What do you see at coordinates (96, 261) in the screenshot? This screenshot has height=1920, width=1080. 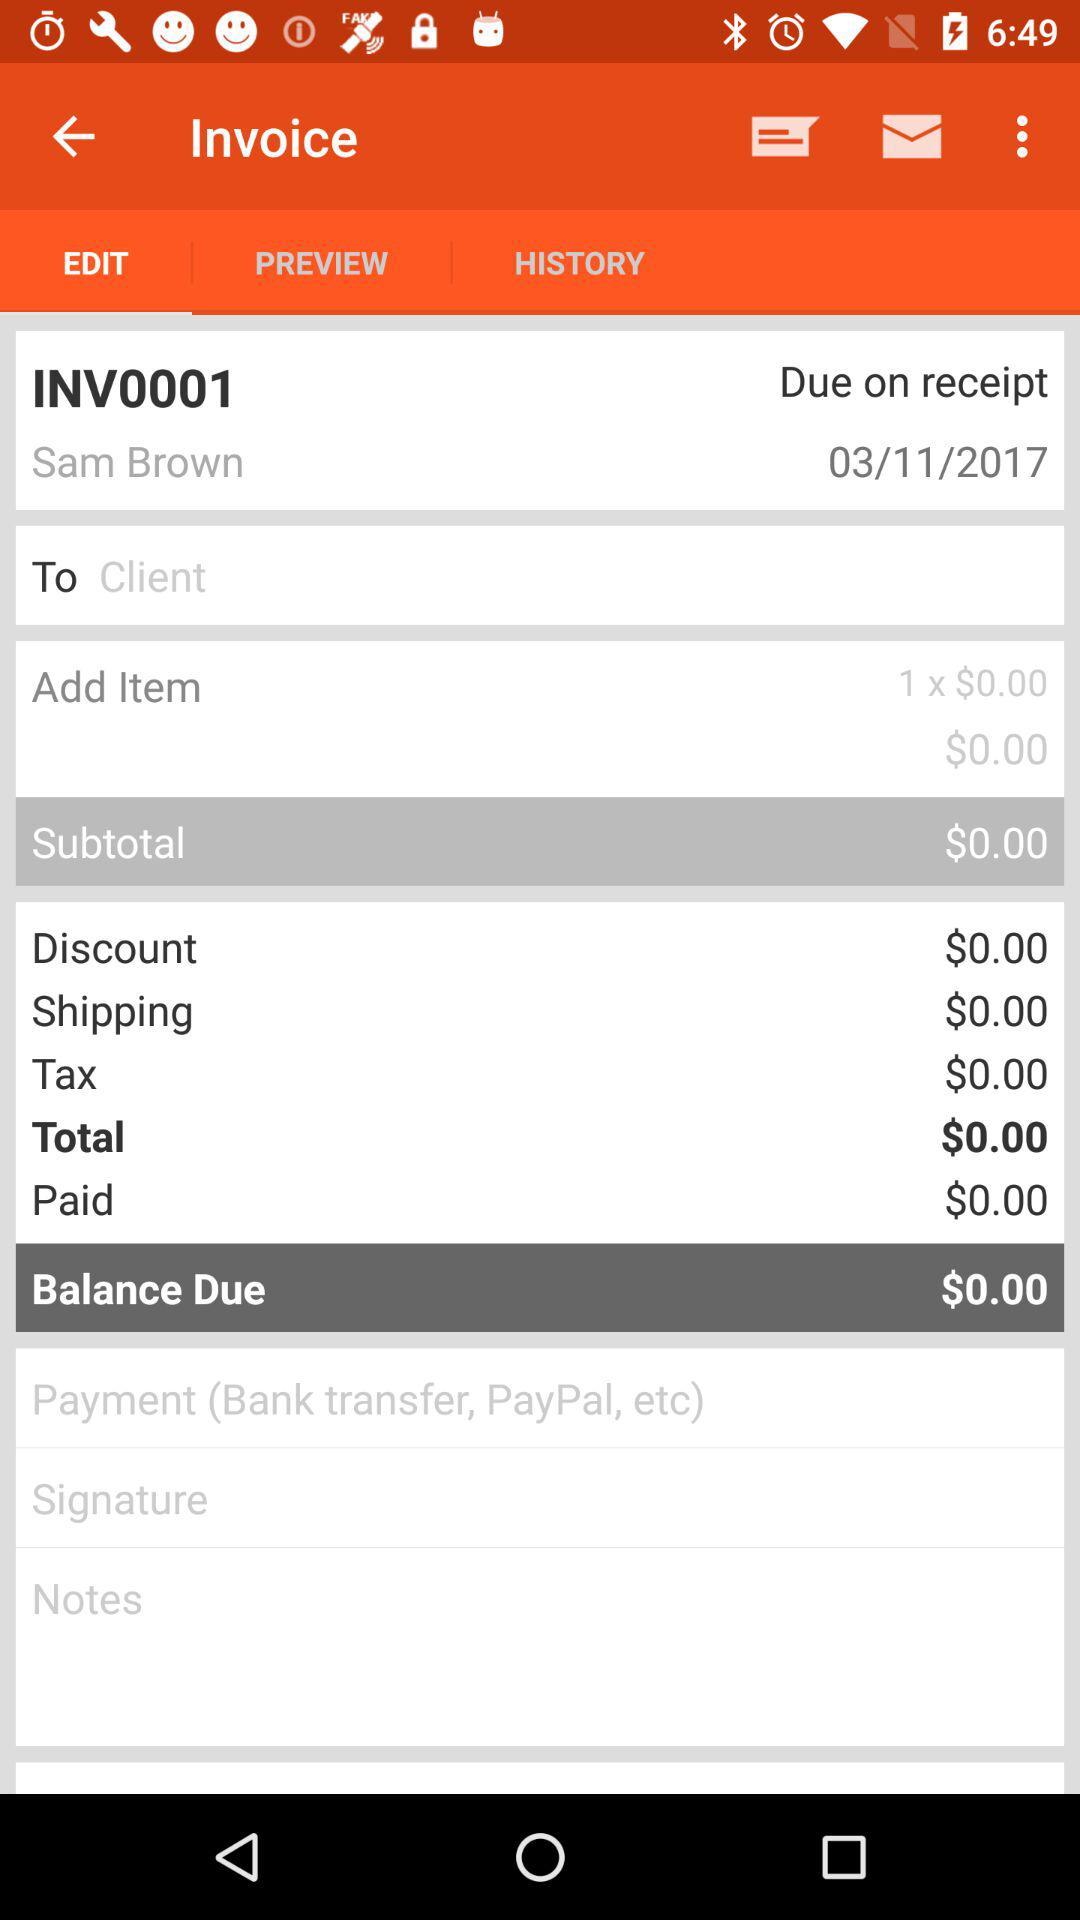 I see `the edit` at bounding box center [96, 261].